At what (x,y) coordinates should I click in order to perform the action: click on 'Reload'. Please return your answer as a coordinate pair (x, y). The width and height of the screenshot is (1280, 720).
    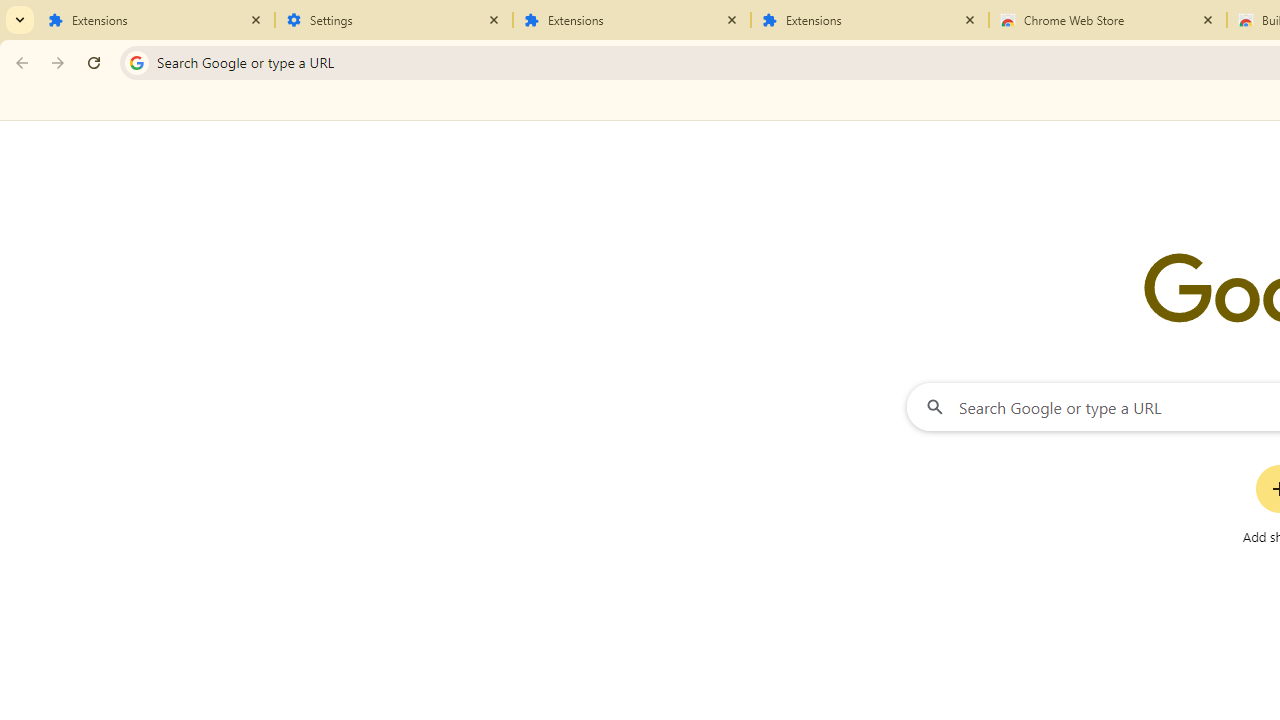
    Looking at the image, I should click on (93, 61).